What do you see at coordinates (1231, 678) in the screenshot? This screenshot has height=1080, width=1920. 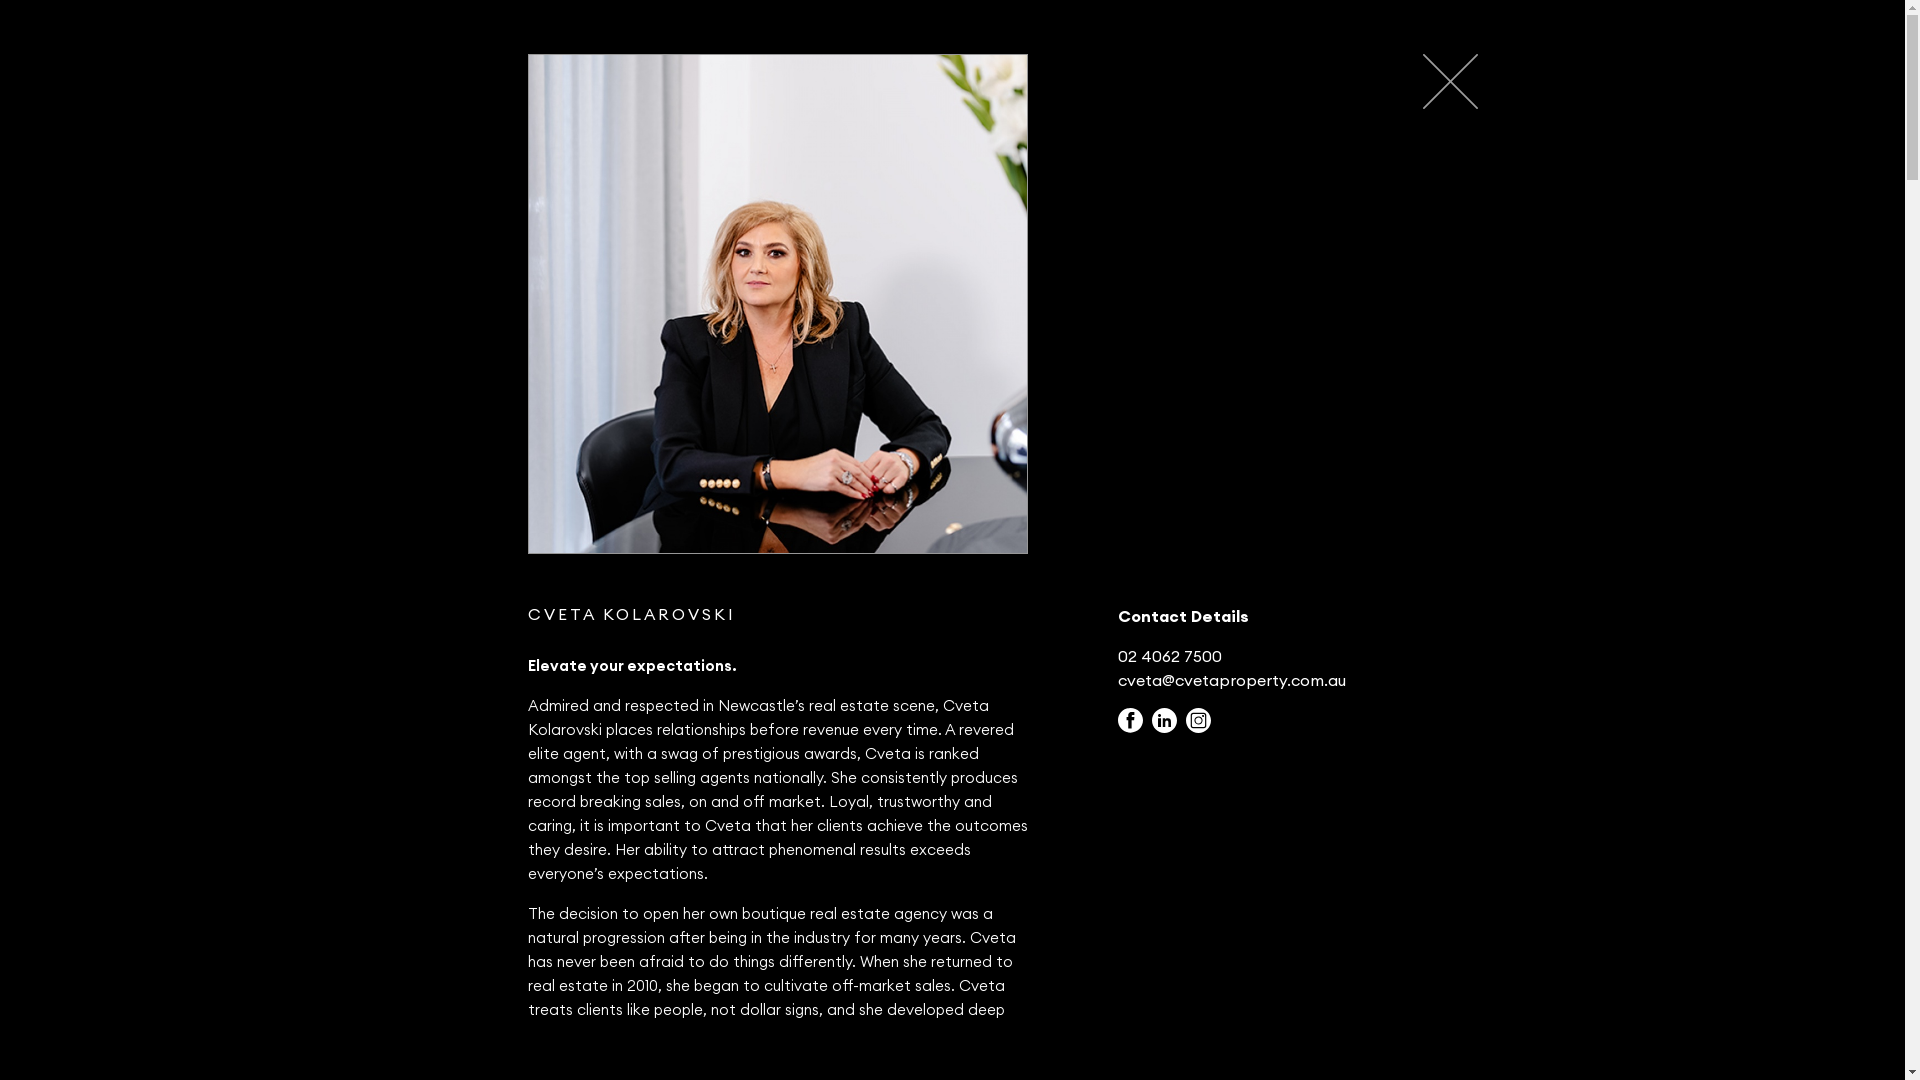 I see `'cveta@cvetaproperty.com.au'` at bounding box center [1231, 678].